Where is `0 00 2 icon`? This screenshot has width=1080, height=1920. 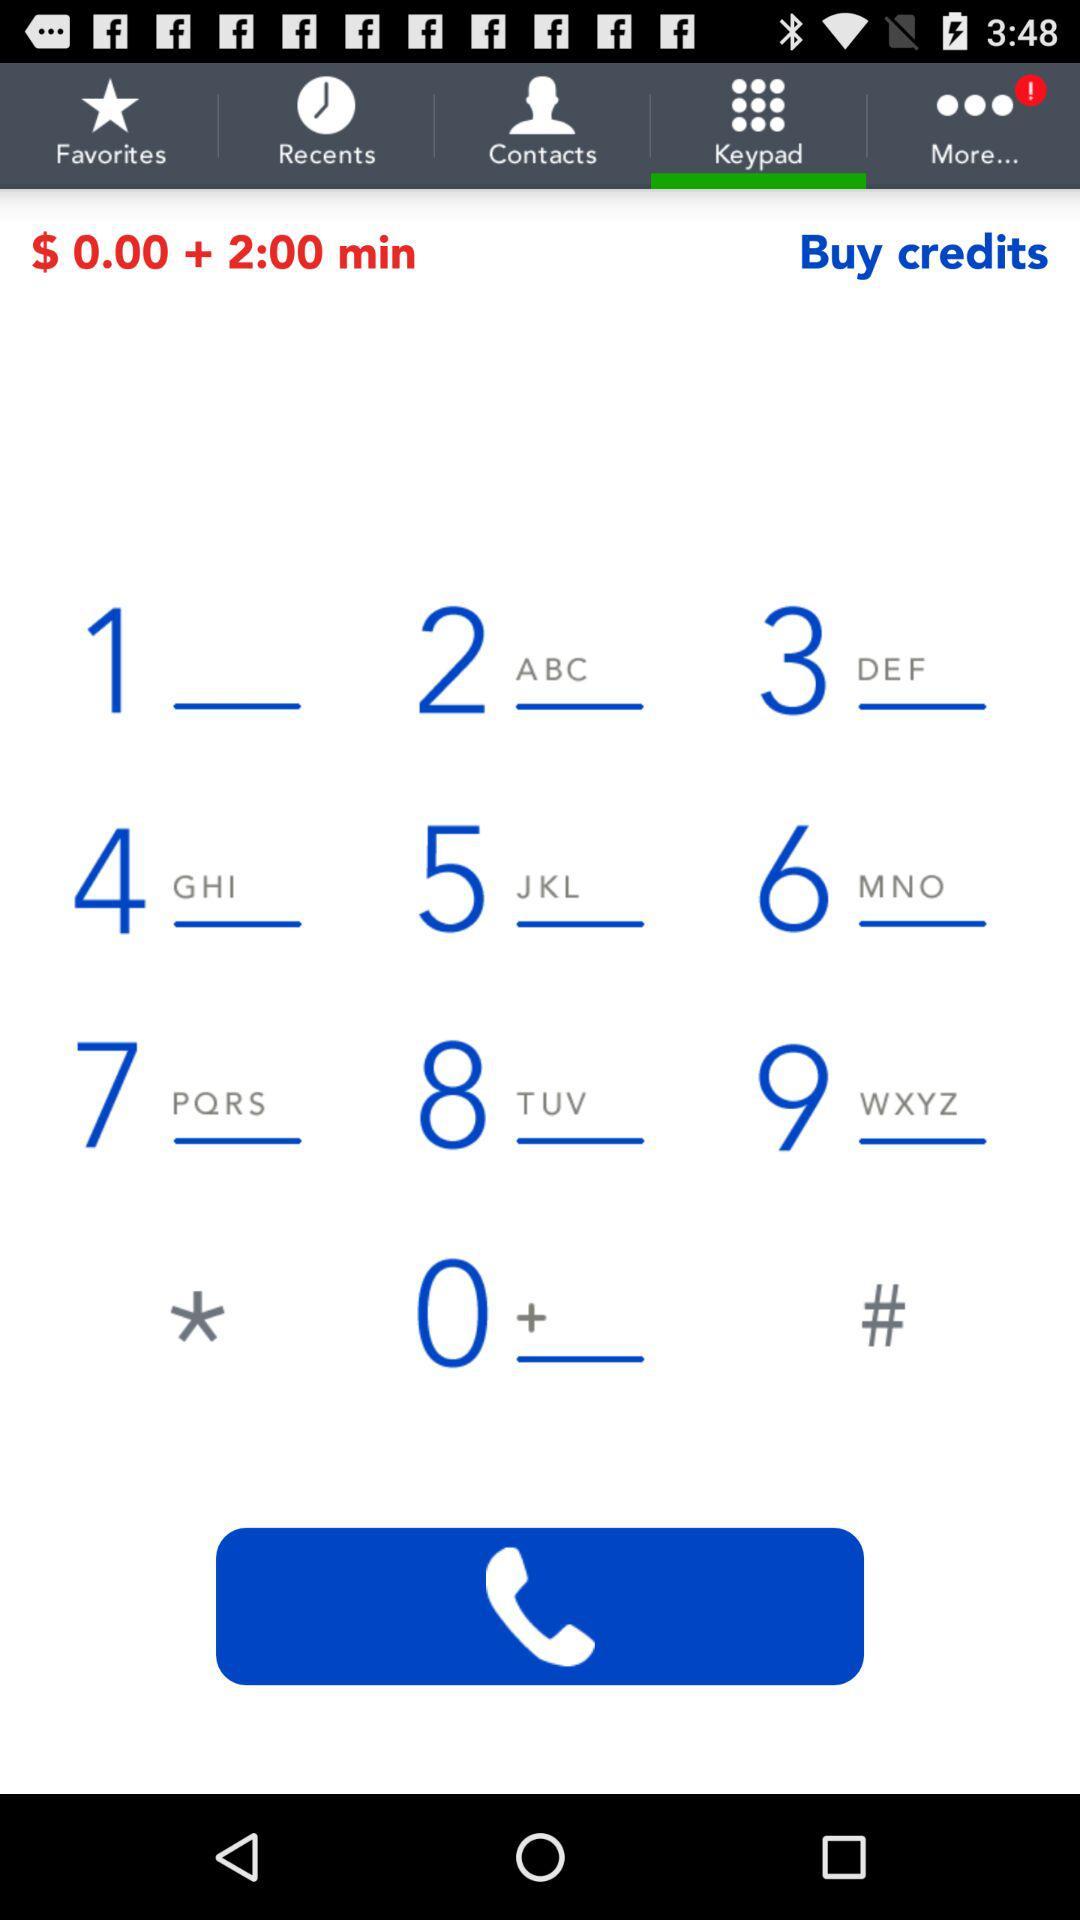
0 00 2 icon is located at coordinates (414, 251).